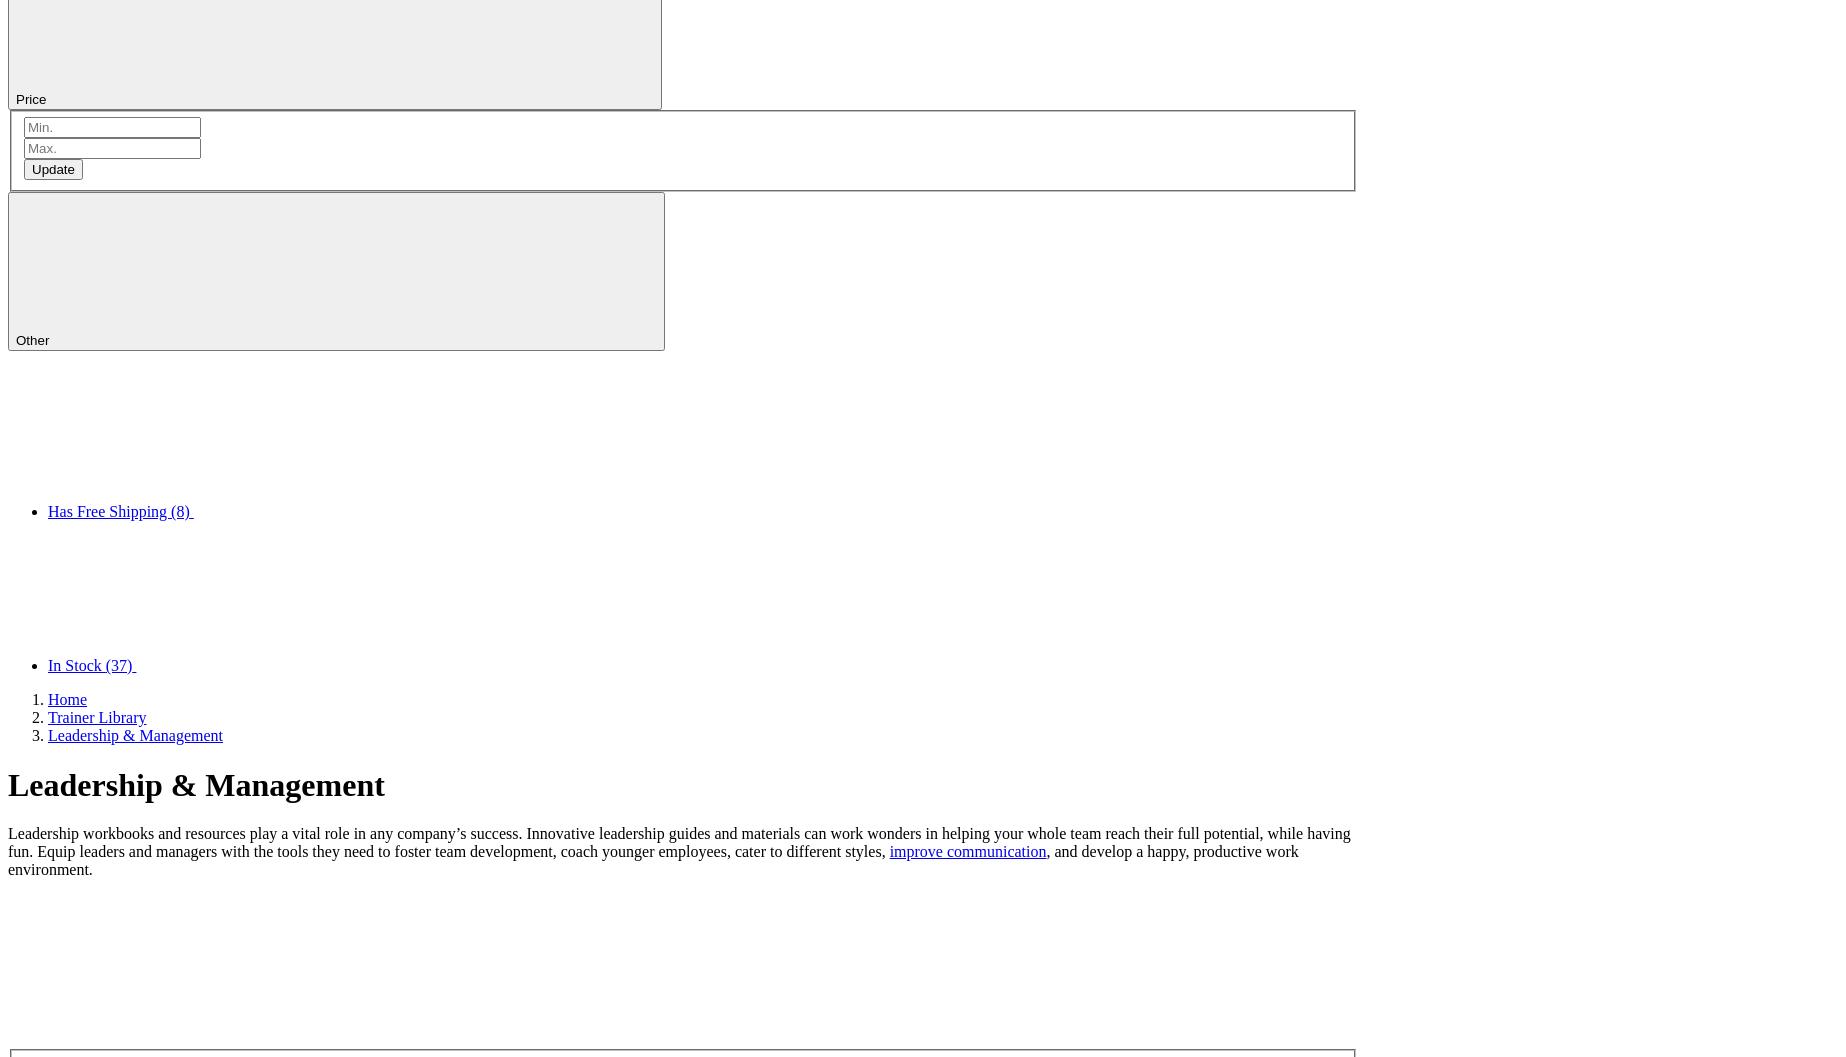 This screenshot has height=1057, width=1846. What do you see at coordinates (179, 511) in the screenshot?
I see `'(8)'` at bounding box center [179, 511].